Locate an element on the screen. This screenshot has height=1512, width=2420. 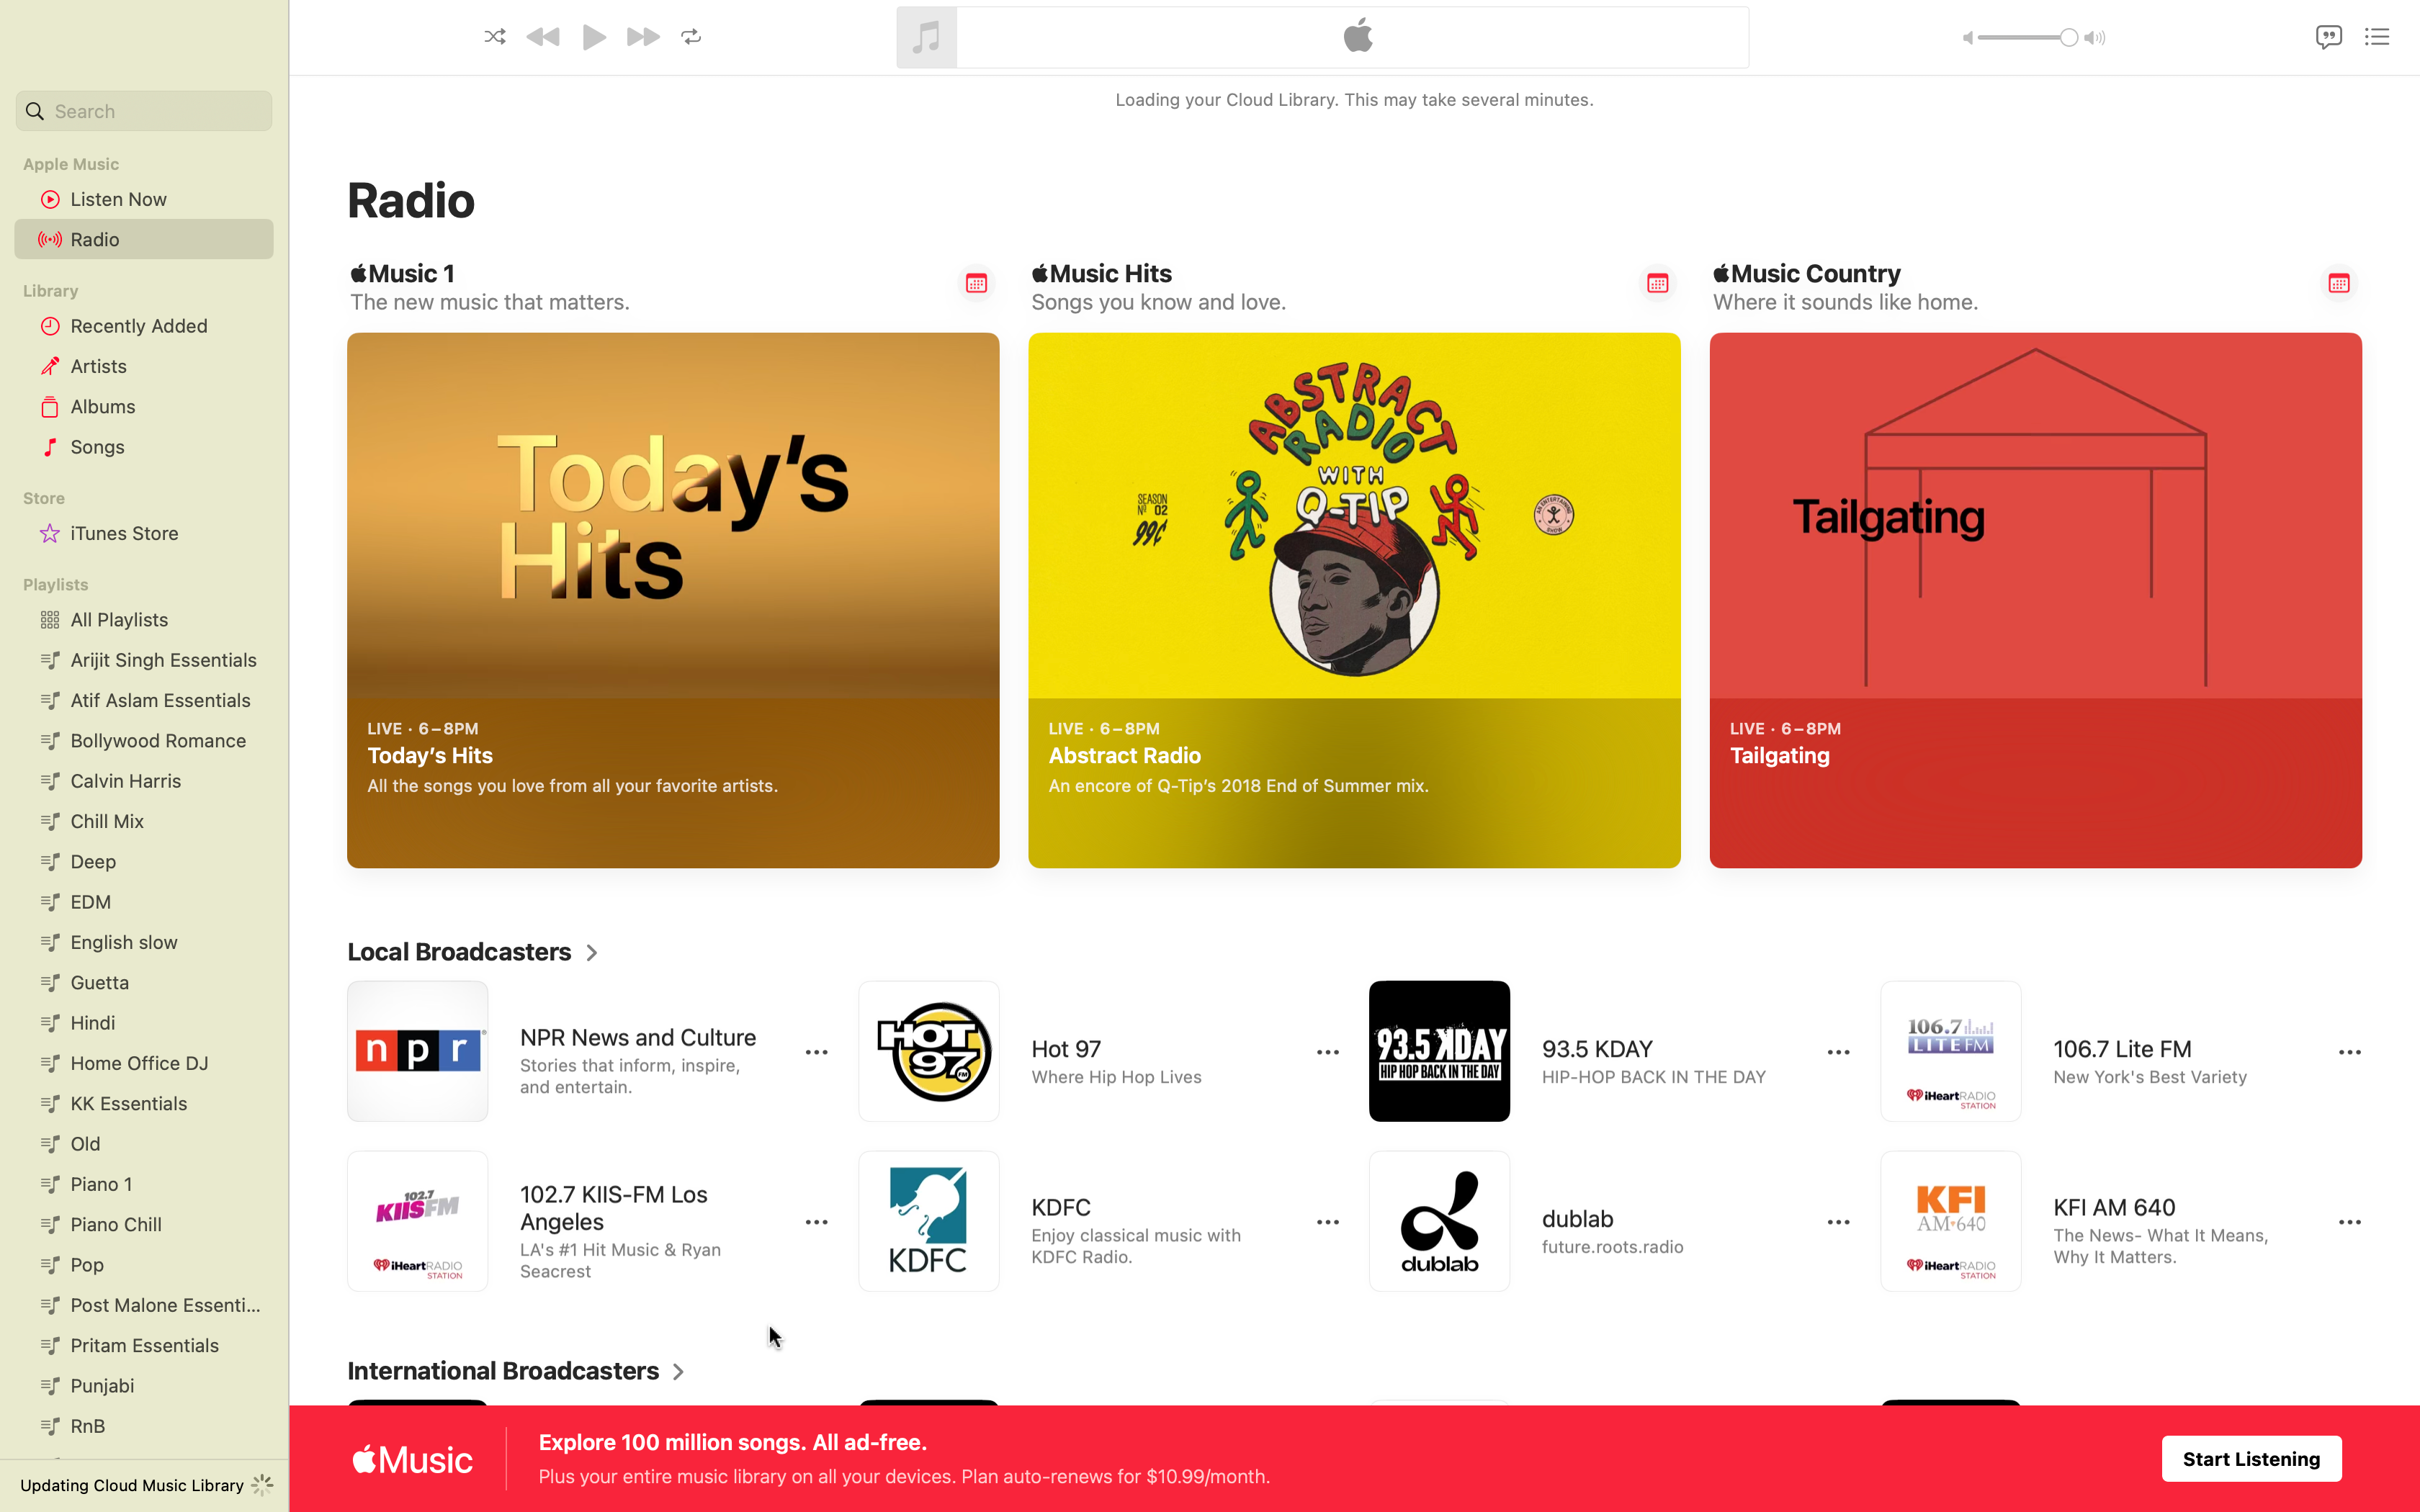
Play 93.5 KDAY is located at coordinates (1590, 1051).